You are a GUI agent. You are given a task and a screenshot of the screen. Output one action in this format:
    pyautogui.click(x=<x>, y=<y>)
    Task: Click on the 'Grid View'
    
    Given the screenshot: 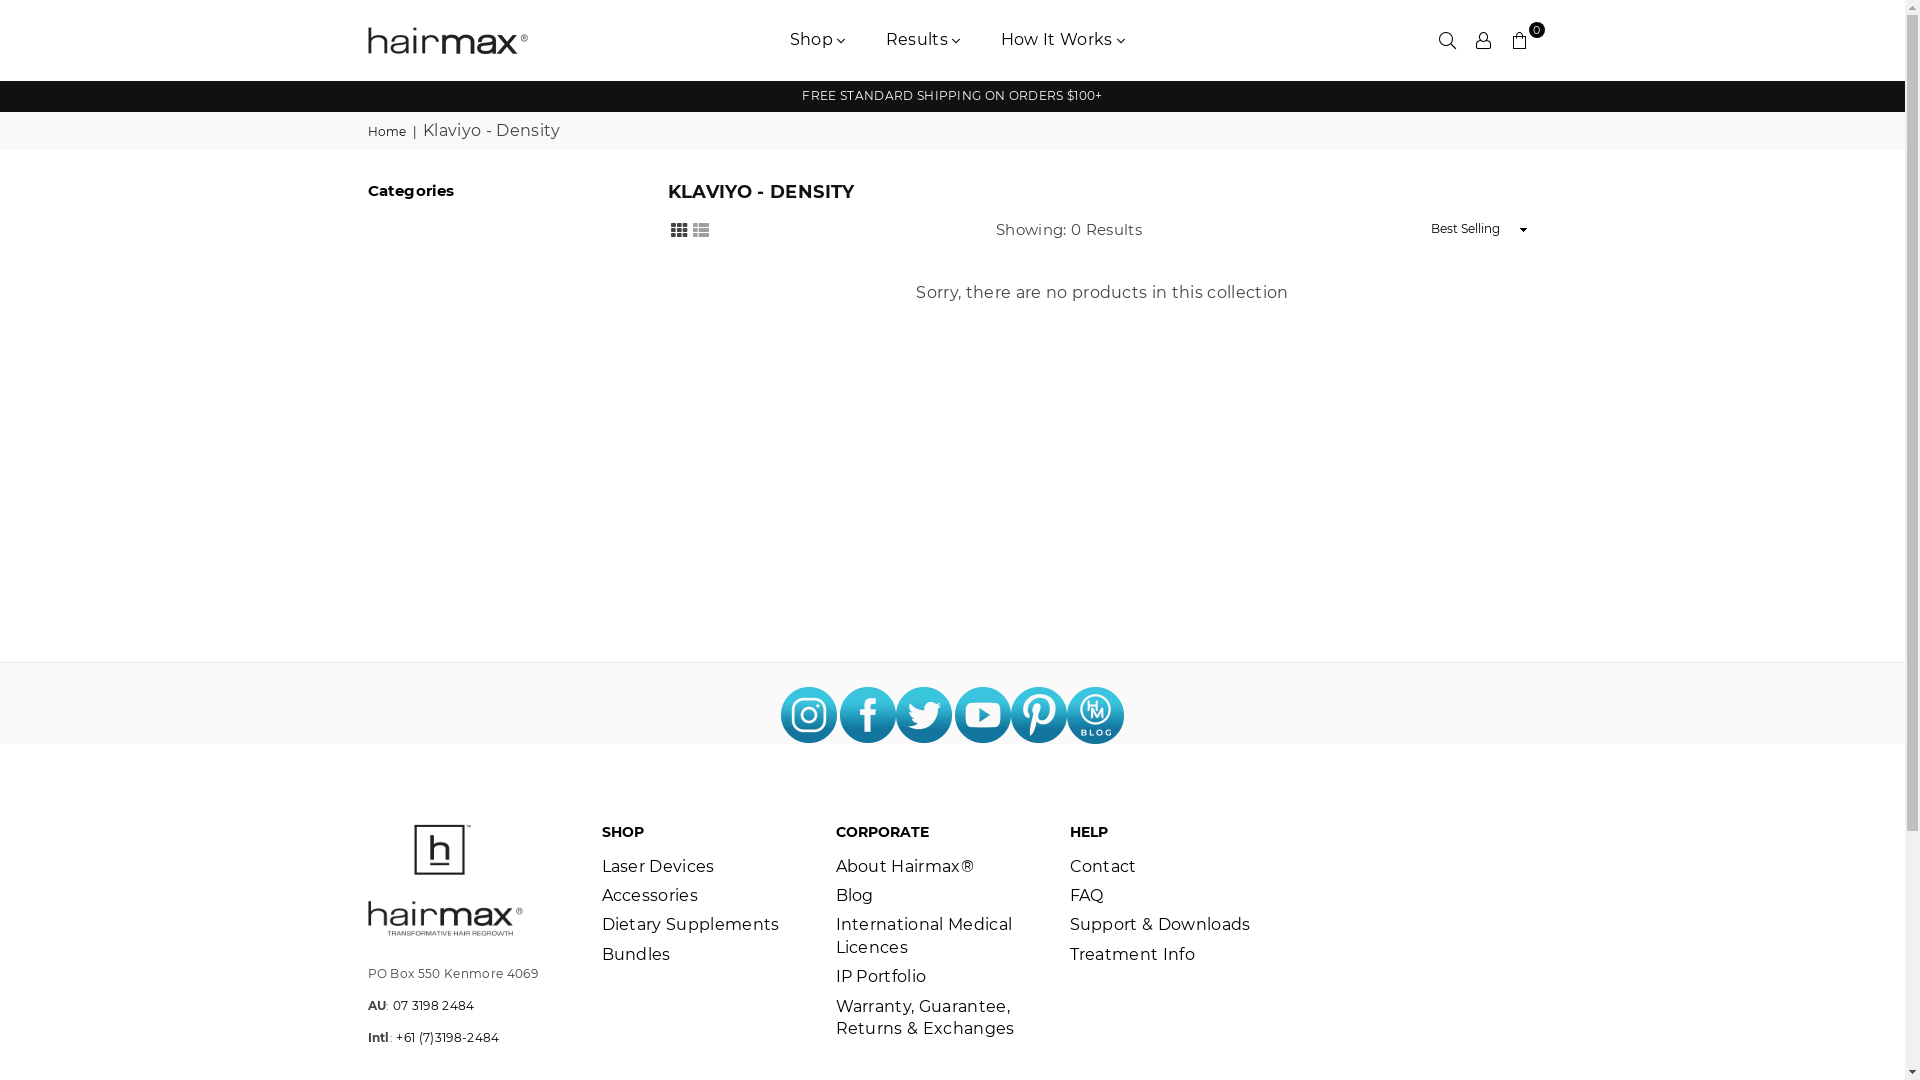 What is the action you would take?
    pyautogui.click(x=678, y=226)
    